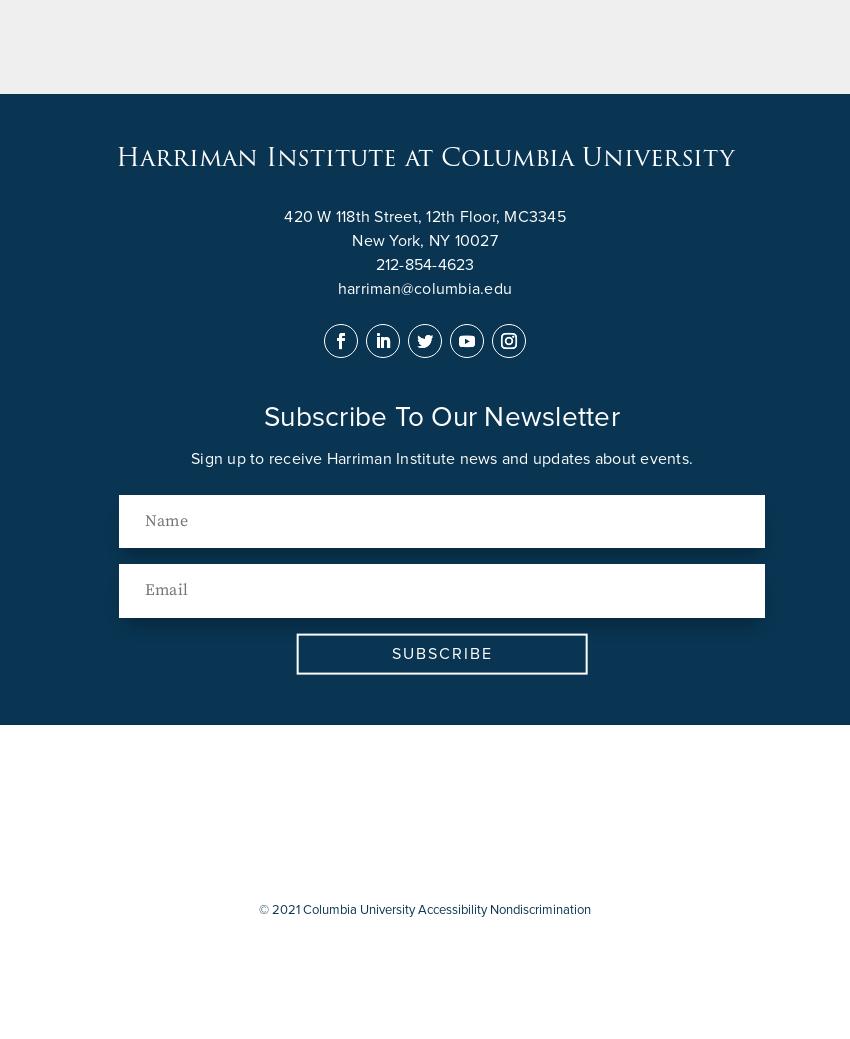 The height and width of the screenshot is (1039, 850). I want to click on '420 W 118th Street, 12th Floor, MC3345', so click(424, 216).